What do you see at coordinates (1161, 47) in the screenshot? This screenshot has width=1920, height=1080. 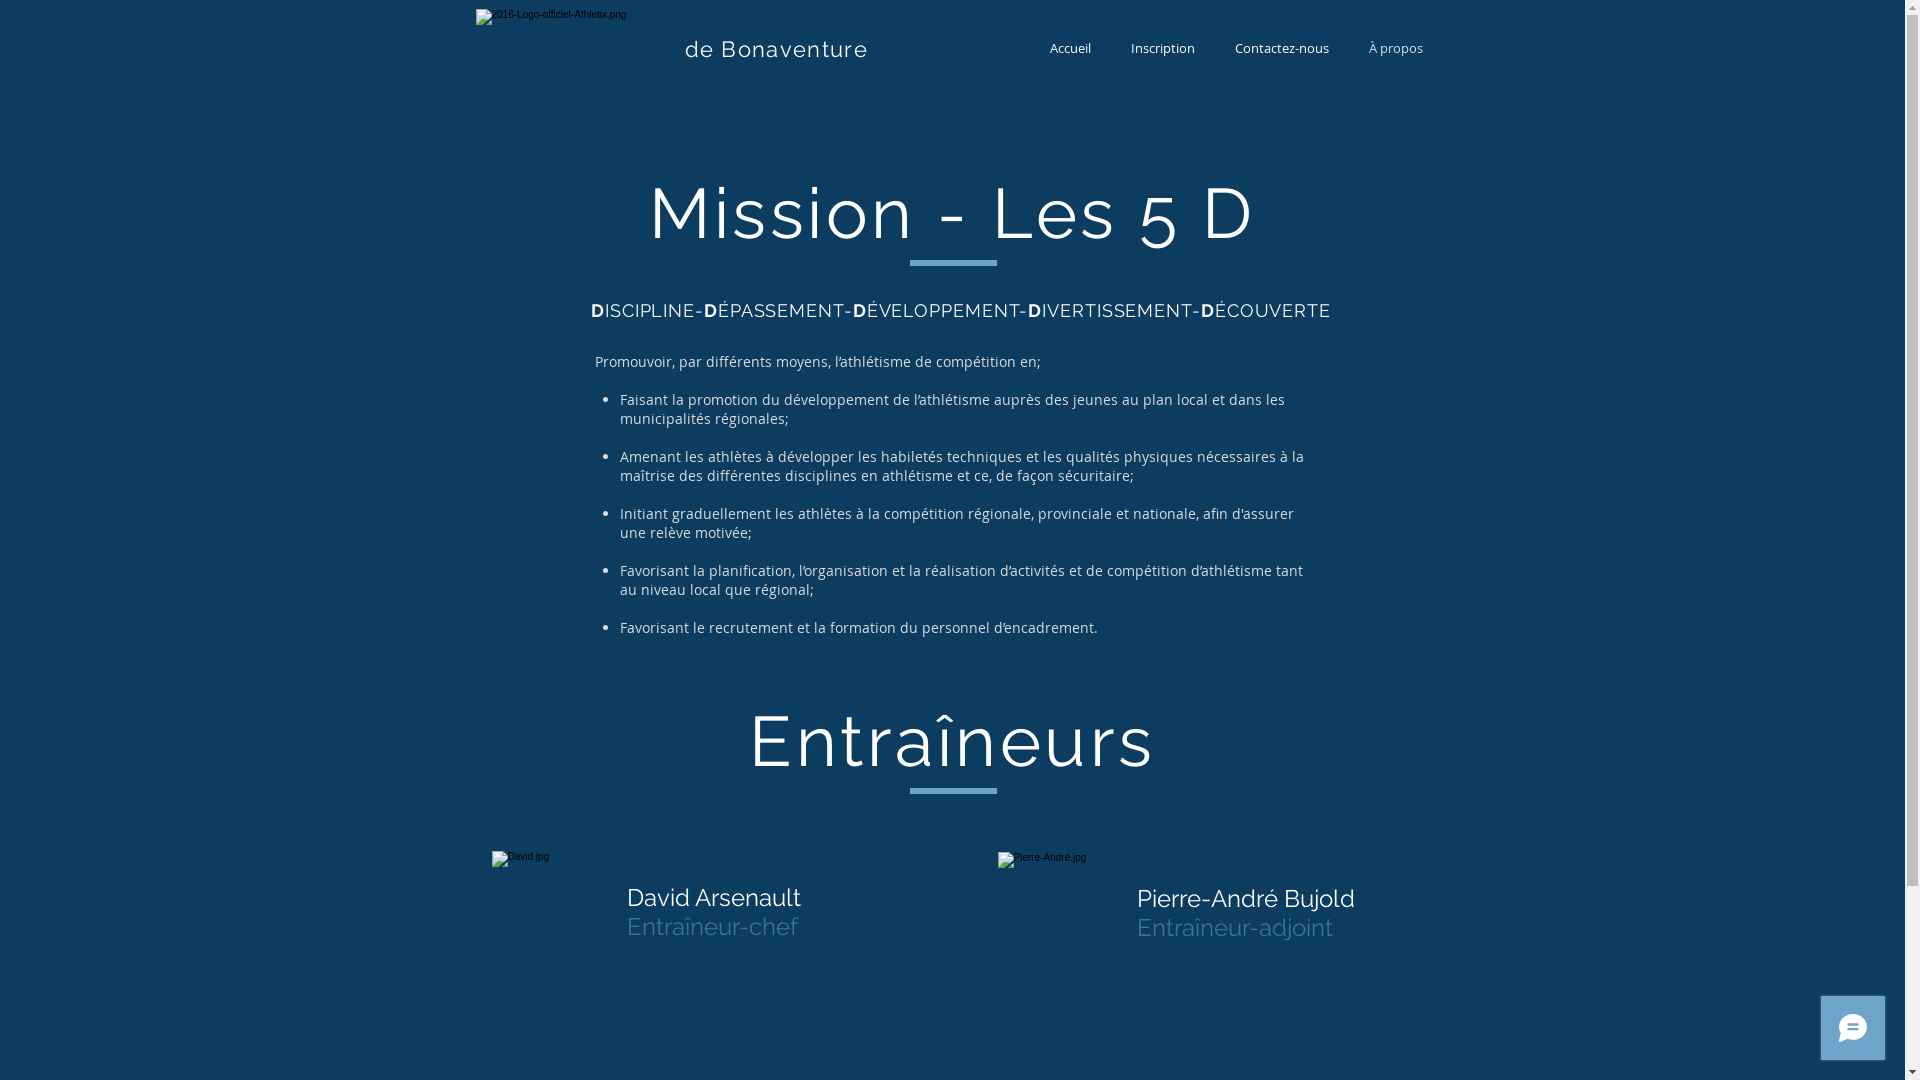 I see `'Inscription'` at bounding box center [1161, 47].